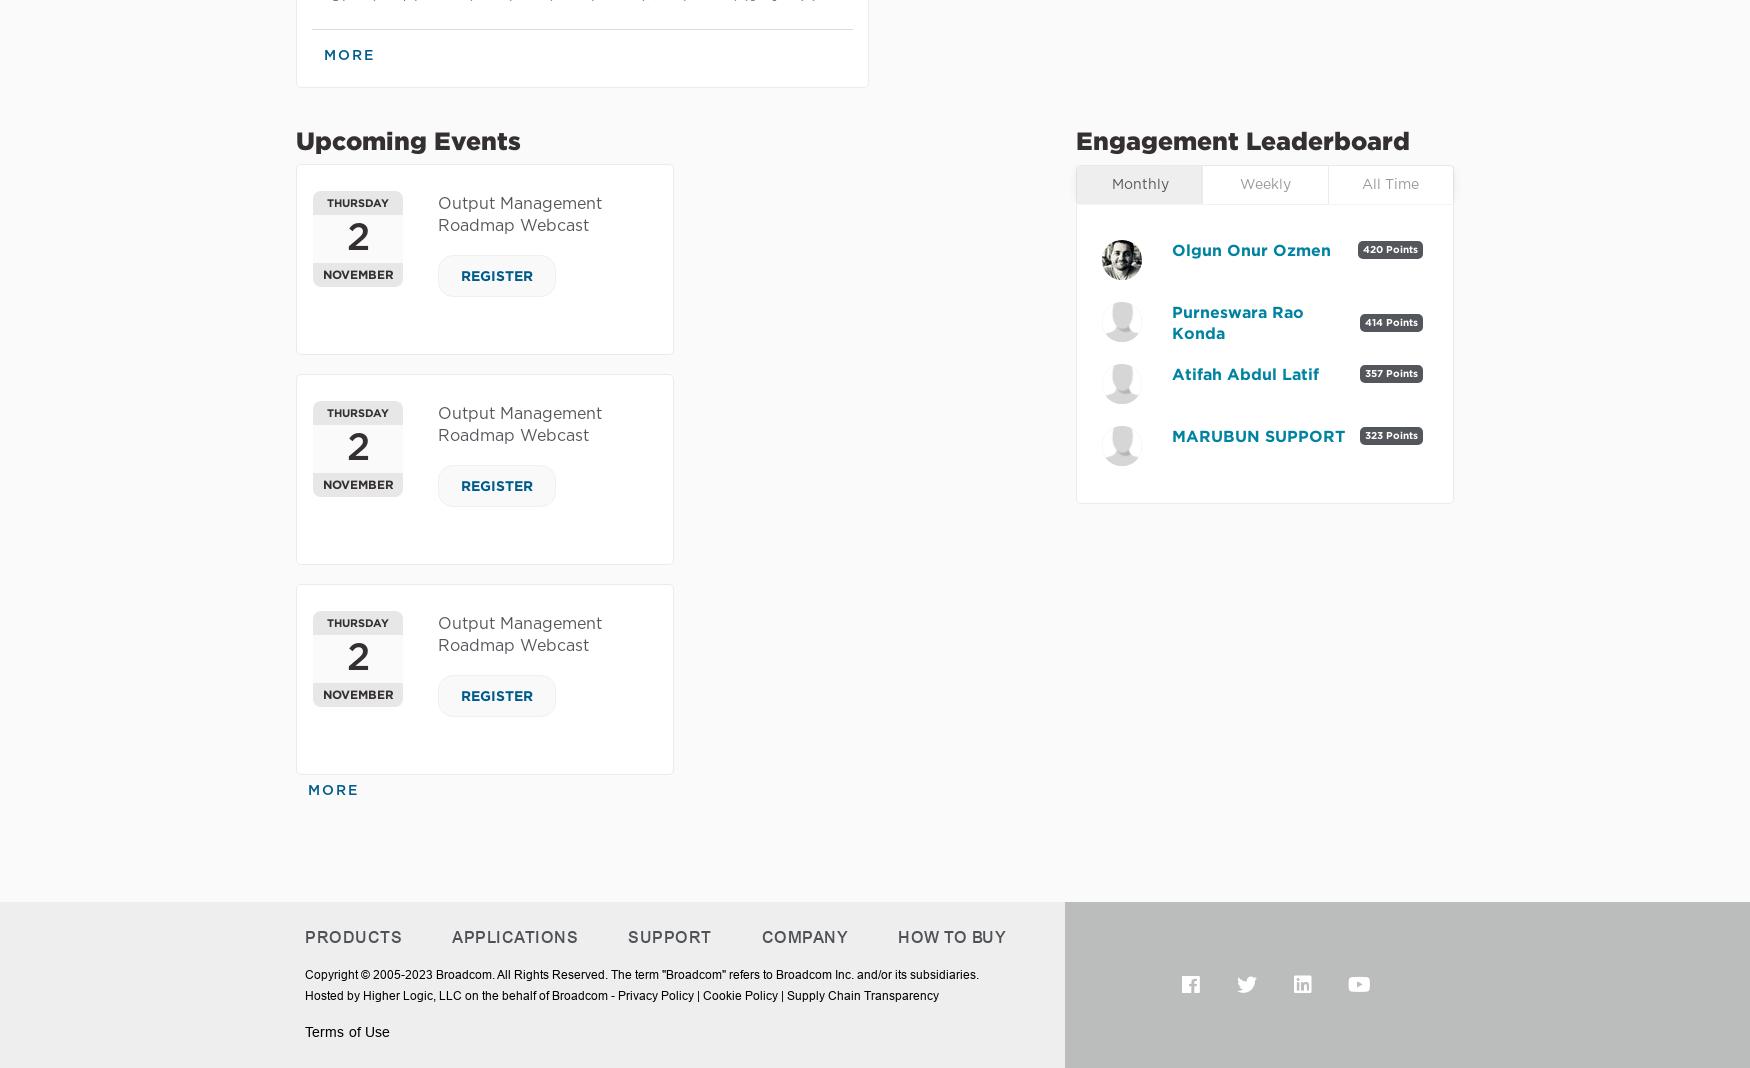 This screenshot has height=1068, width=1750. I want to click on 'Copyright © 2005-2023 Broadcom. All Rights Reserved. The term "Broadcom" refers to Broadcom Inc. and/or its subsidiaries.', so click(304, 974).